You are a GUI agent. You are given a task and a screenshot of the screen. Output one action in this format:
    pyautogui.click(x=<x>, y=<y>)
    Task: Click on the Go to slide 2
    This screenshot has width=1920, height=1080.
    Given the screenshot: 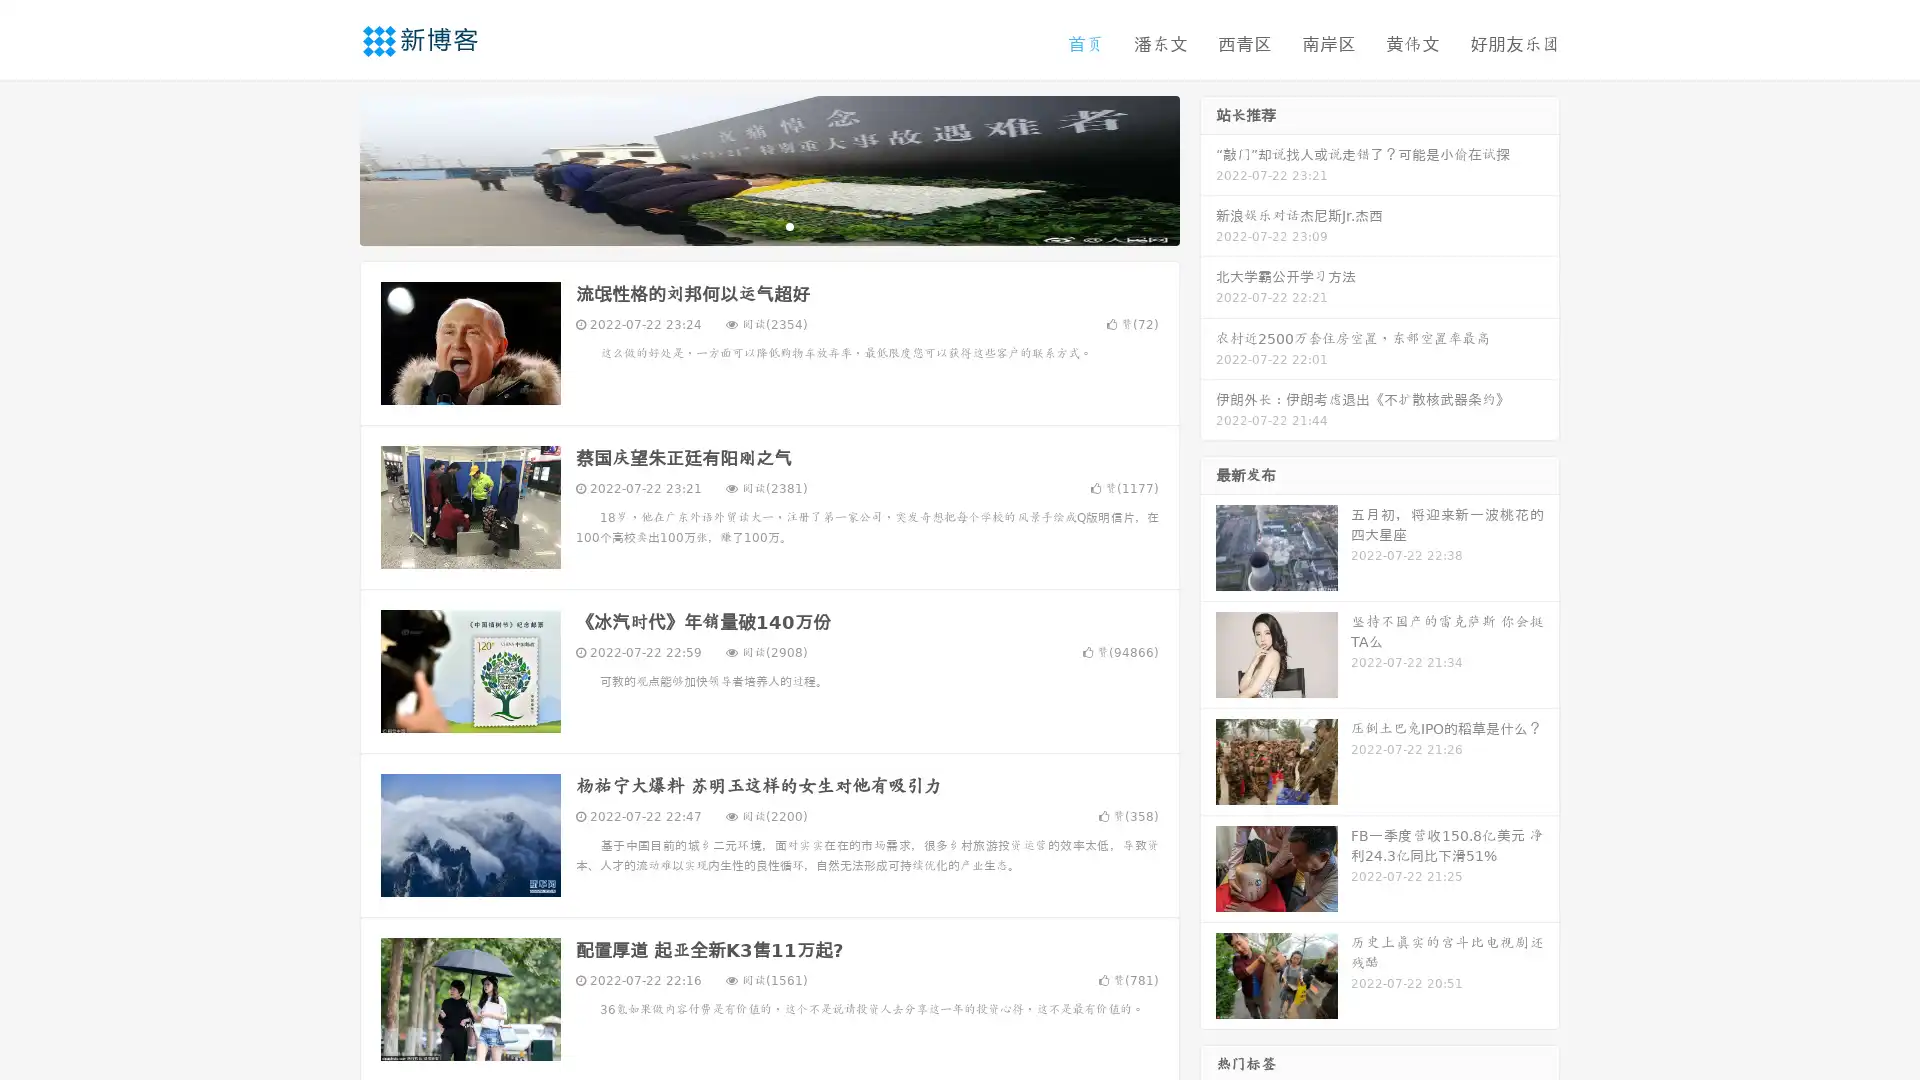 What is the action you would take?
    pyautogui.click(x=768, y=225)
    